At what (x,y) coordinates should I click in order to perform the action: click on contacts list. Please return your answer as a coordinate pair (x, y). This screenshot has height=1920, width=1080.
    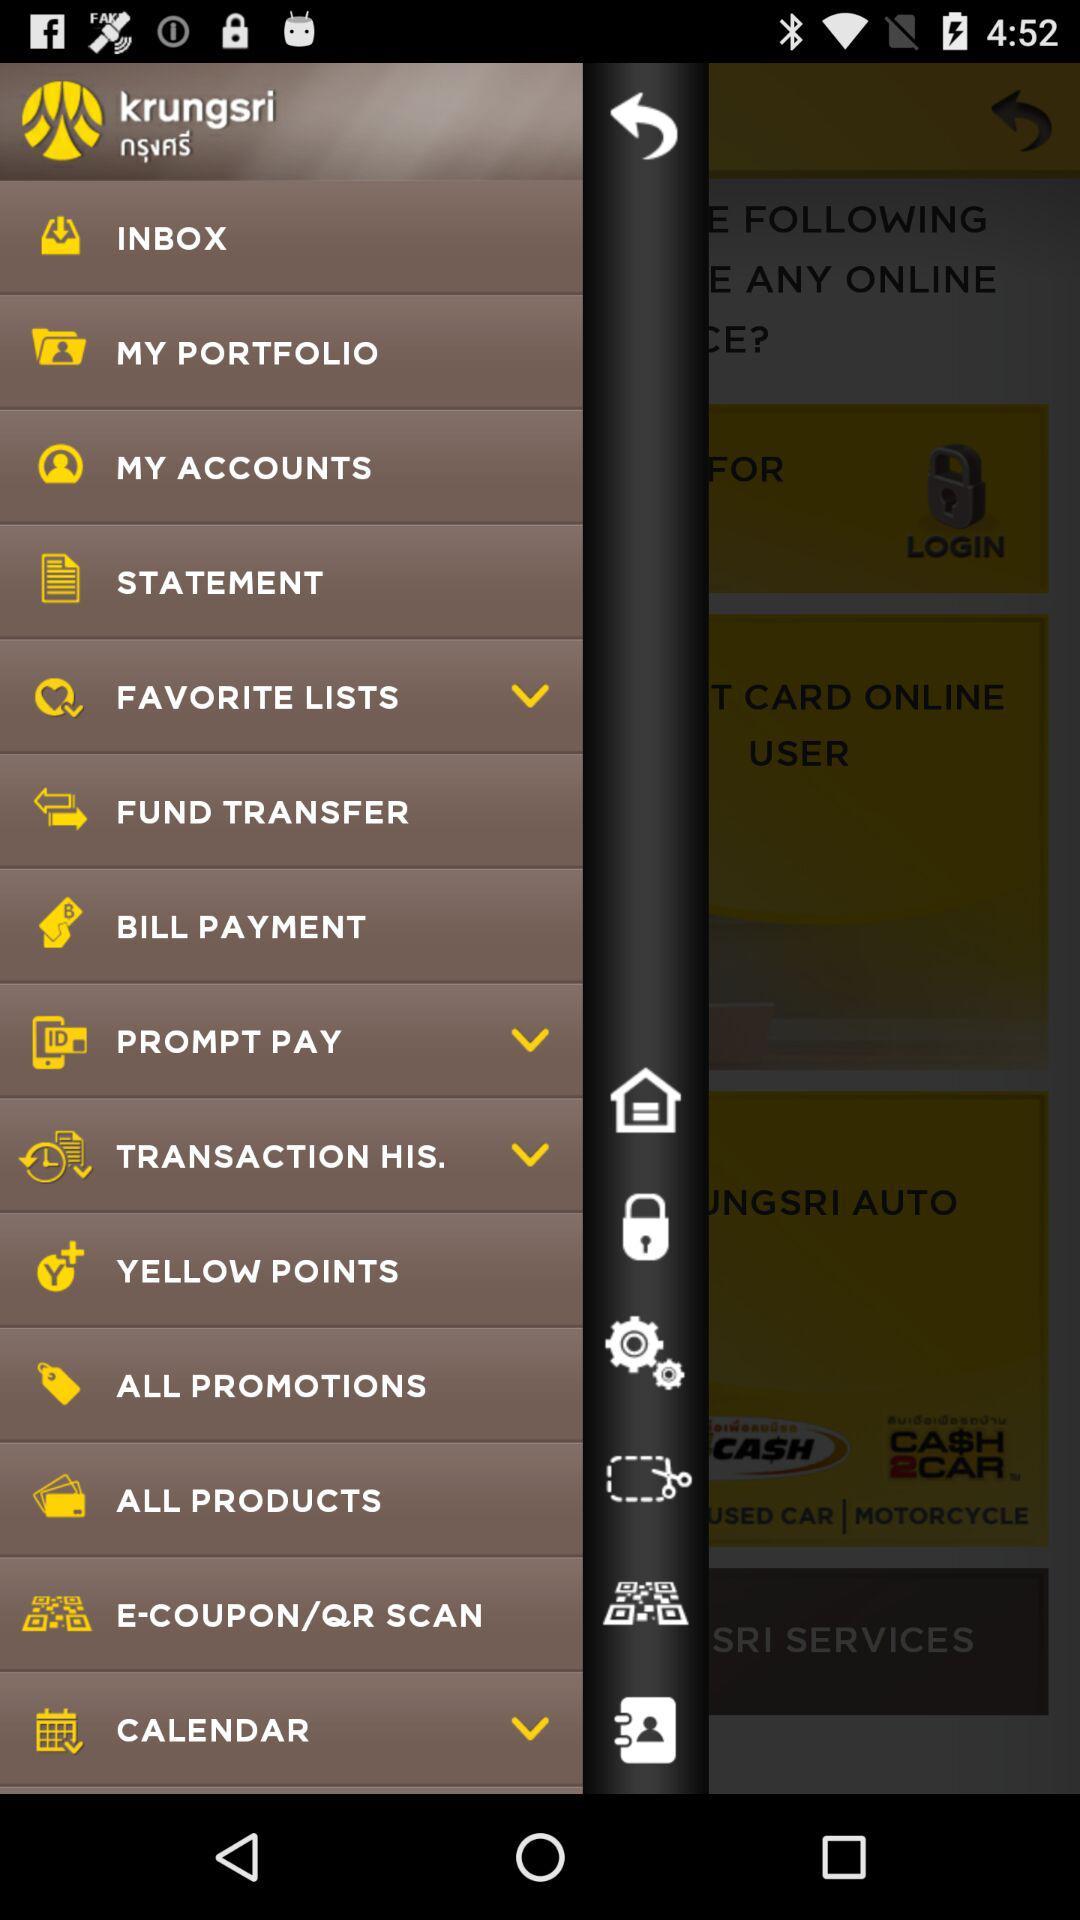
    Looking at the image, I should click on (645, 1730).